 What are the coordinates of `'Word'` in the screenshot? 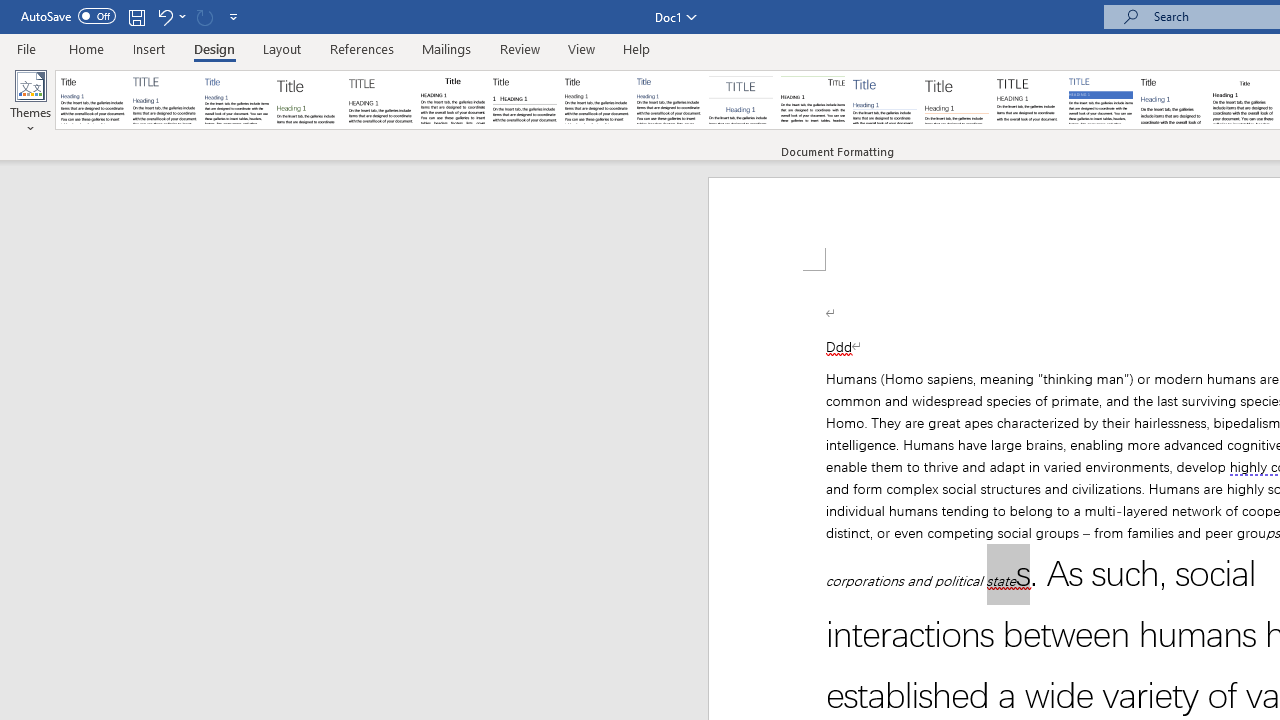 It's located at (1173, 100).